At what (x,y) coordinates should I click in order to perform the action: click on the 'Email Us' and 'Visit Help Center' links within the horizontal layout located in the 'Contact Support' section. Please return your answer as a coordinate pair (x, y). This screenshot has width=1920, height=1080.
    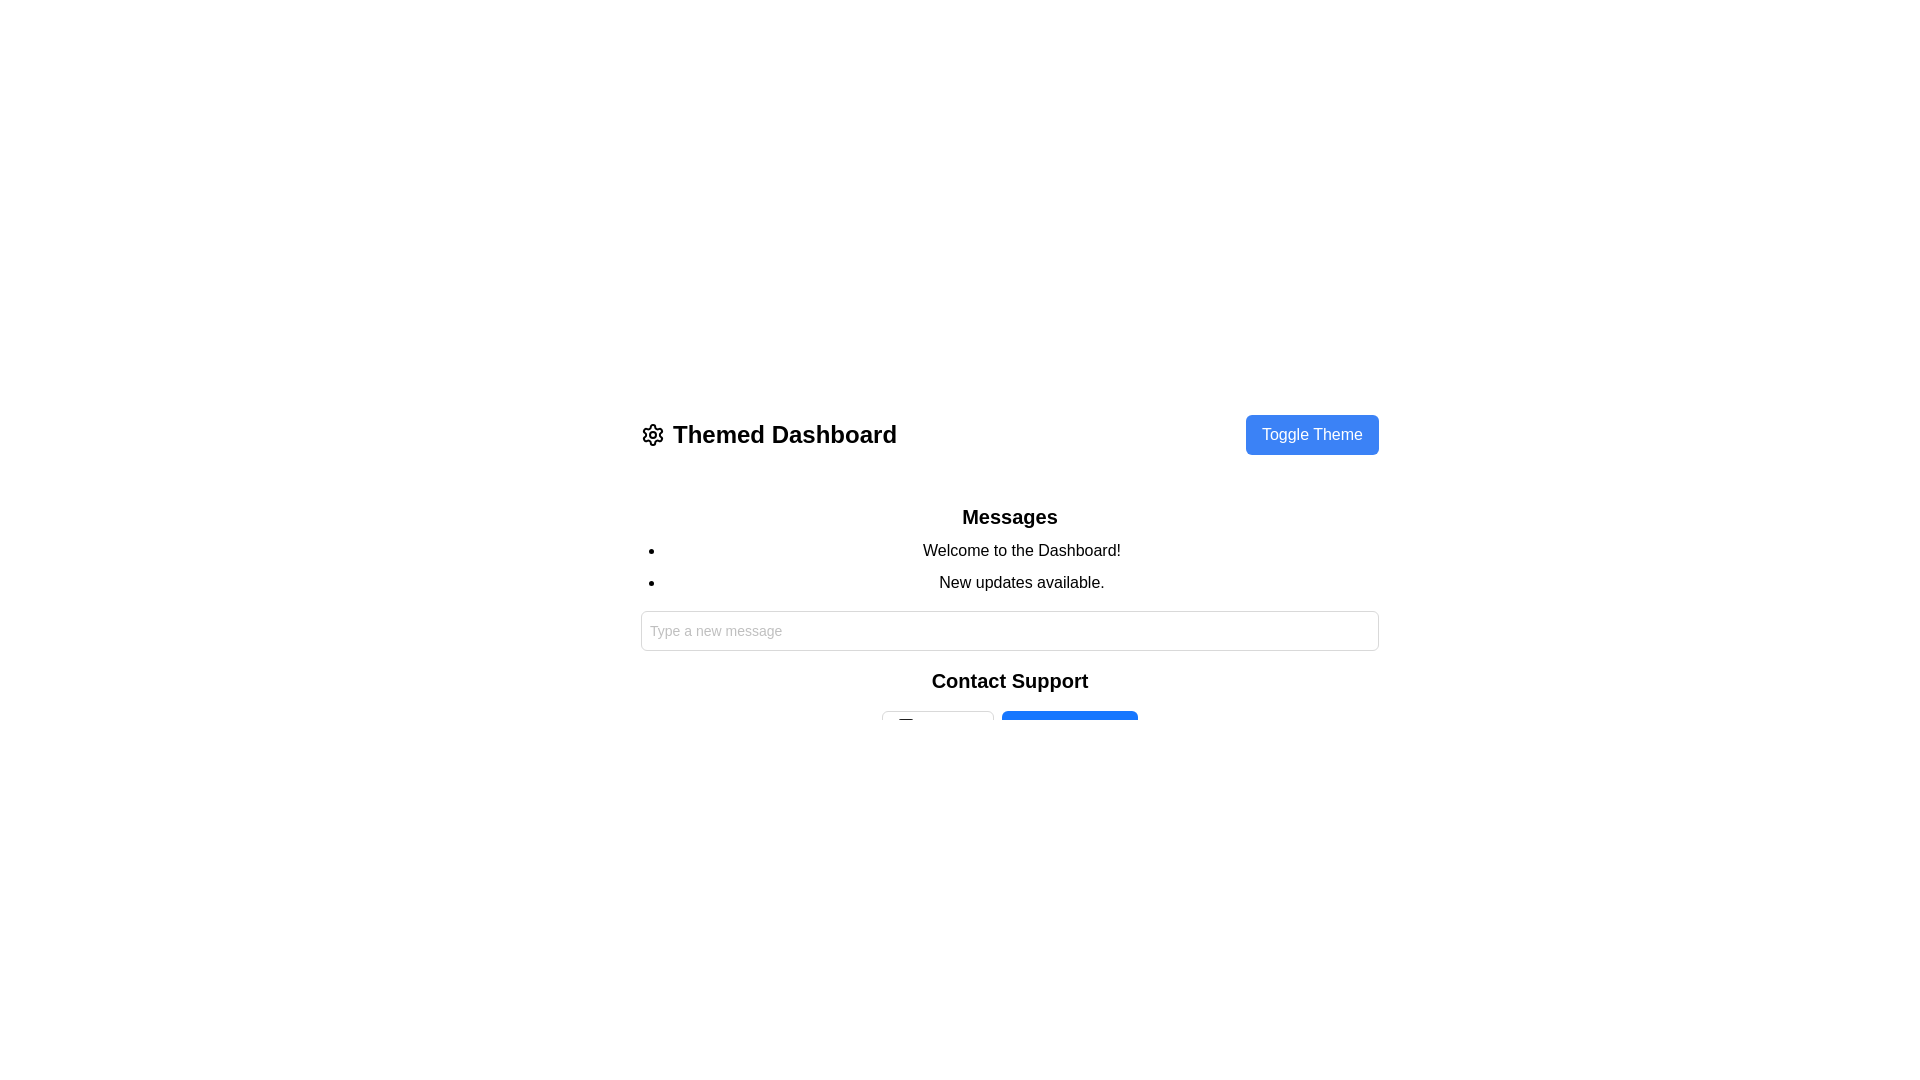
    Looking at the image, I should click on (1009, 726).